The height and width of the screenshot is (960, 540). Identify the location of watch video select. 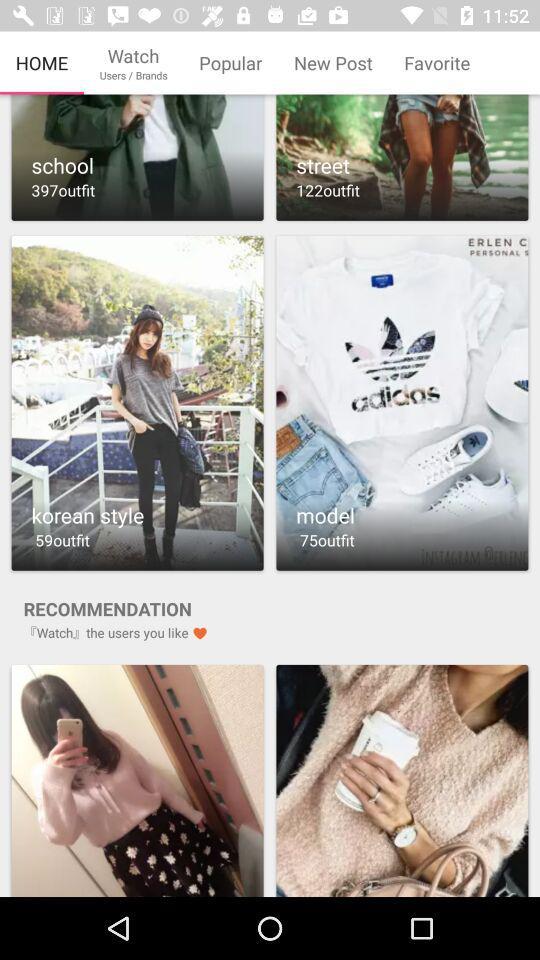
(402, 402).